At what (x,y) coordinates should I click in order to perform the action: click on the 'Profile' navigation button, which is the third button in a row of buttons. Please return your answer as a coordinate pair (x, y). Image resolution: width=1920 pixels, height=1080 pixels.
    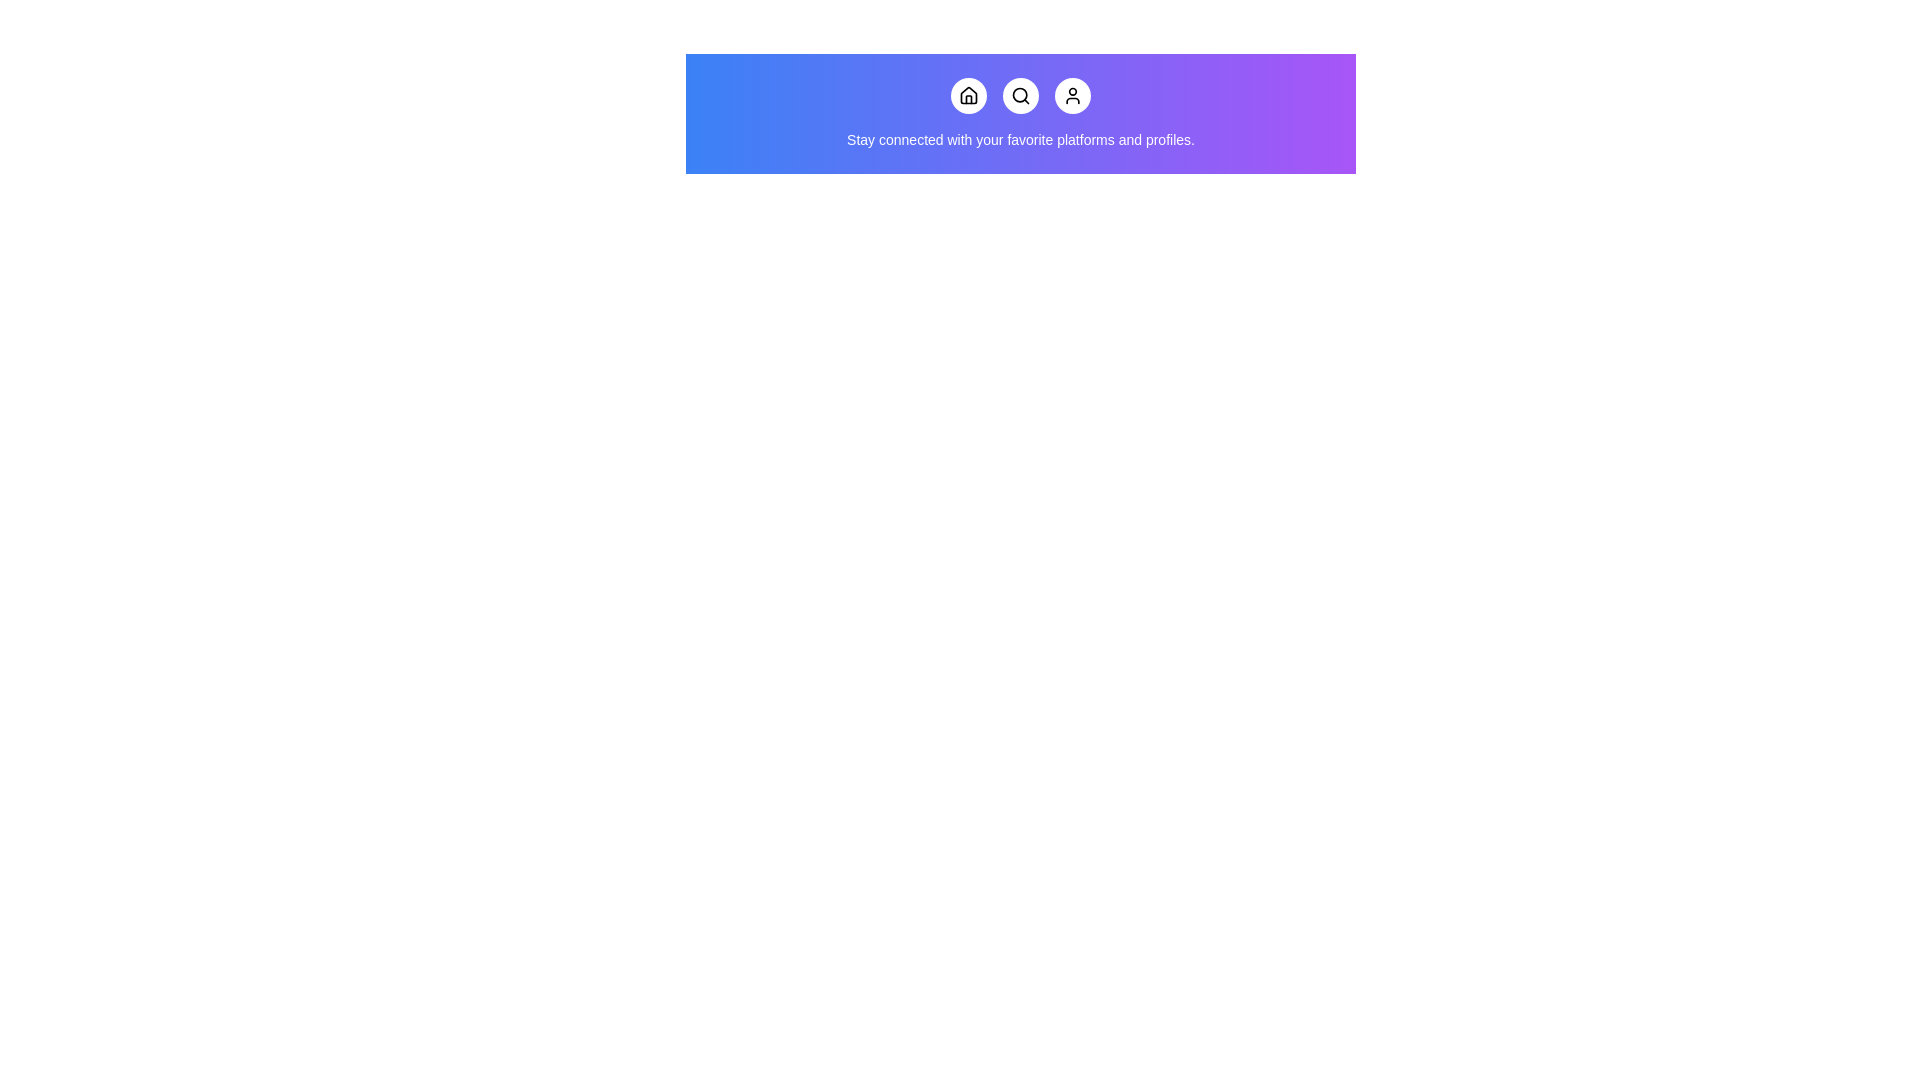
    Looking at the image, I should click on (1072, 96).